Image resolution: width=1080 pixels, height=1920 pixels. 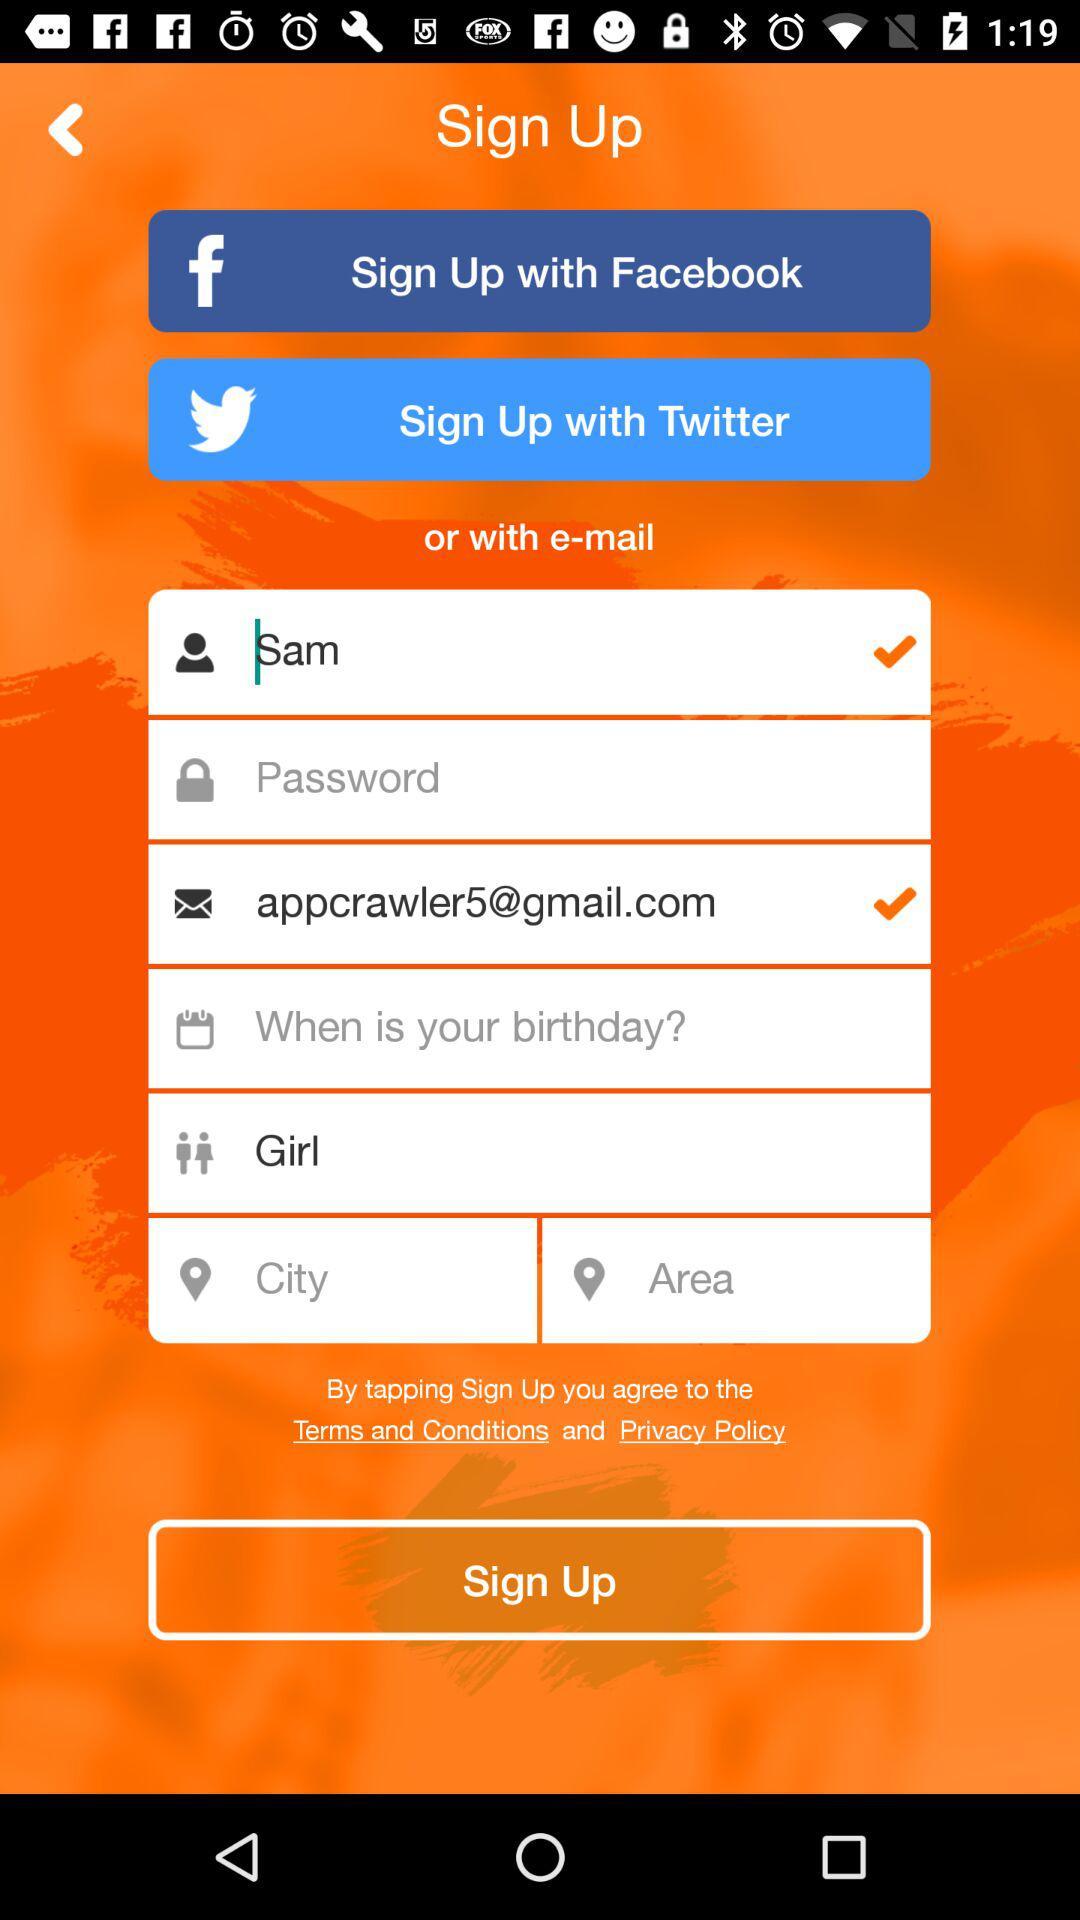 I want to click on text, so click(x=550, y=778).